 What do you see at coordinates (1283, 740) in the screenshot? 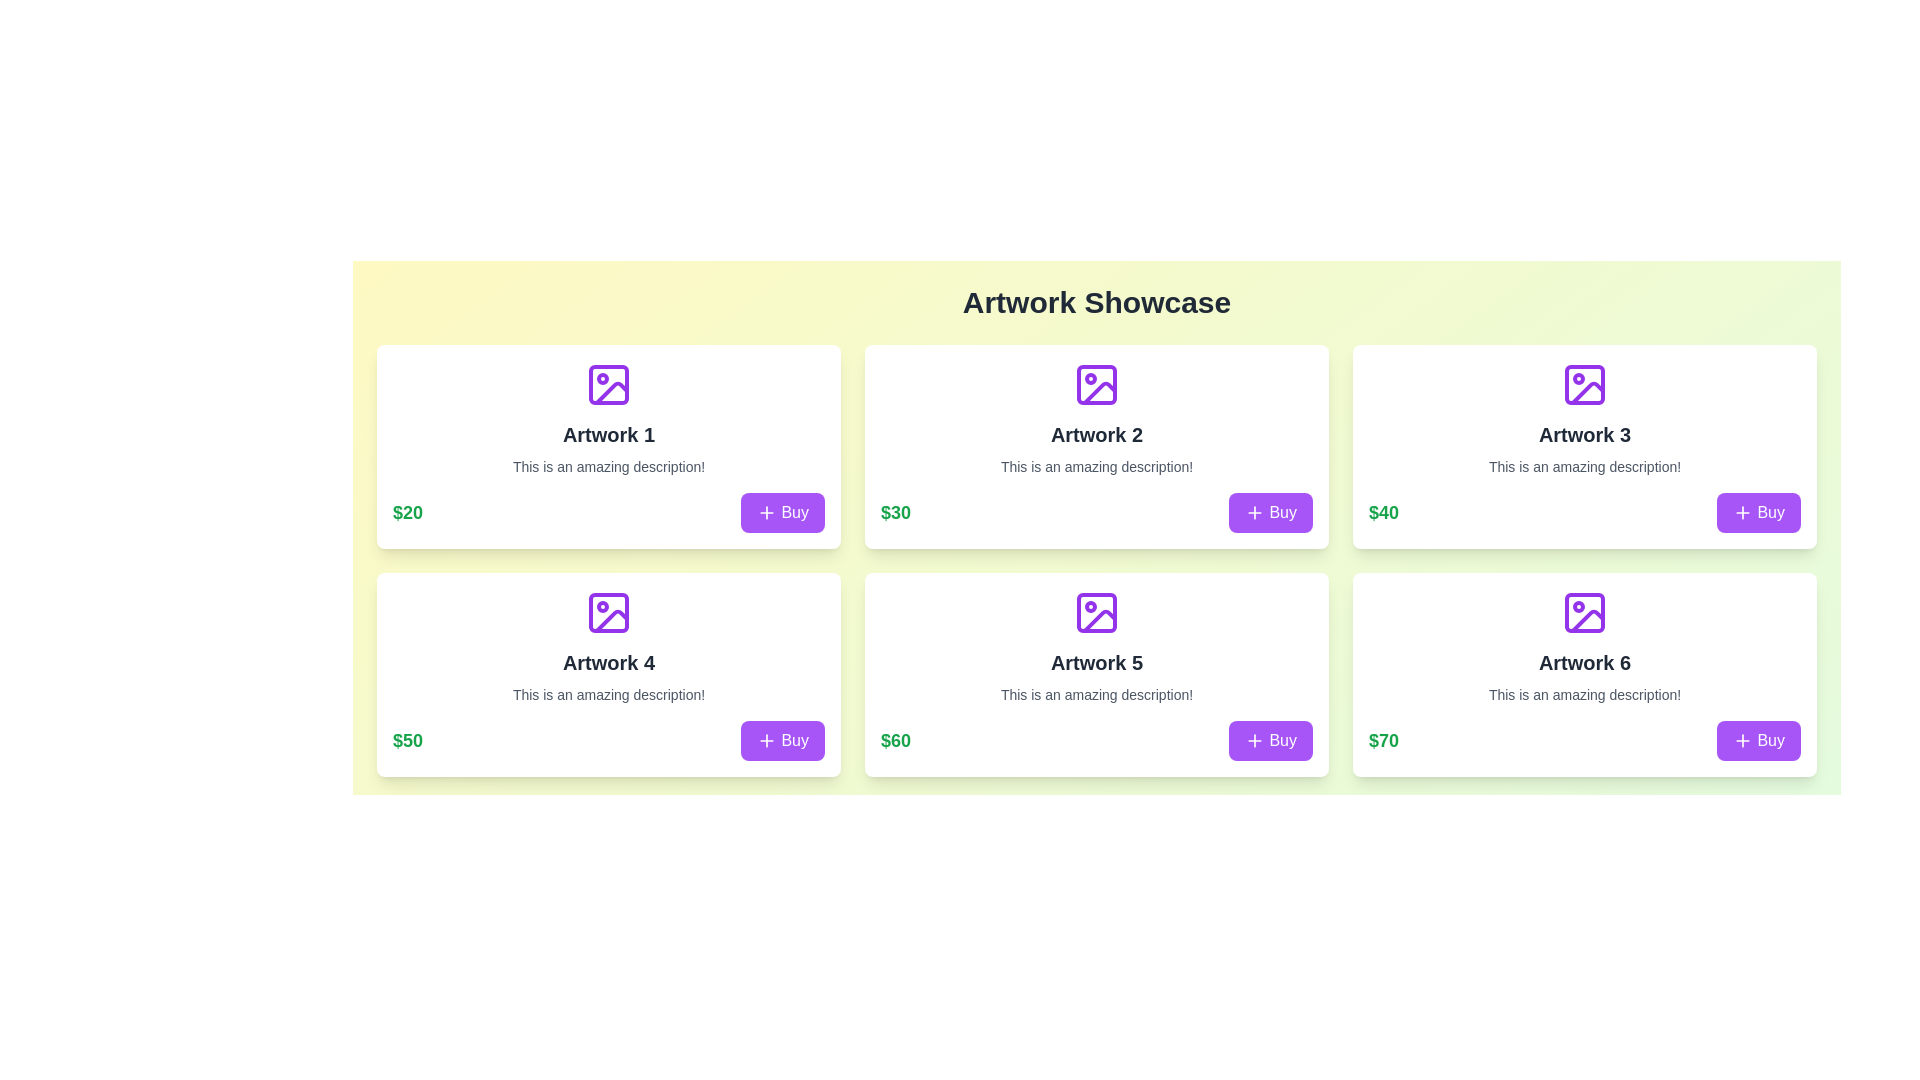
I see `the 'Buy' button located in the bottom-right corner of the fifth card labeled 'Artwork 5' to initiate the purchase process` at bounding box center [1283, 740].